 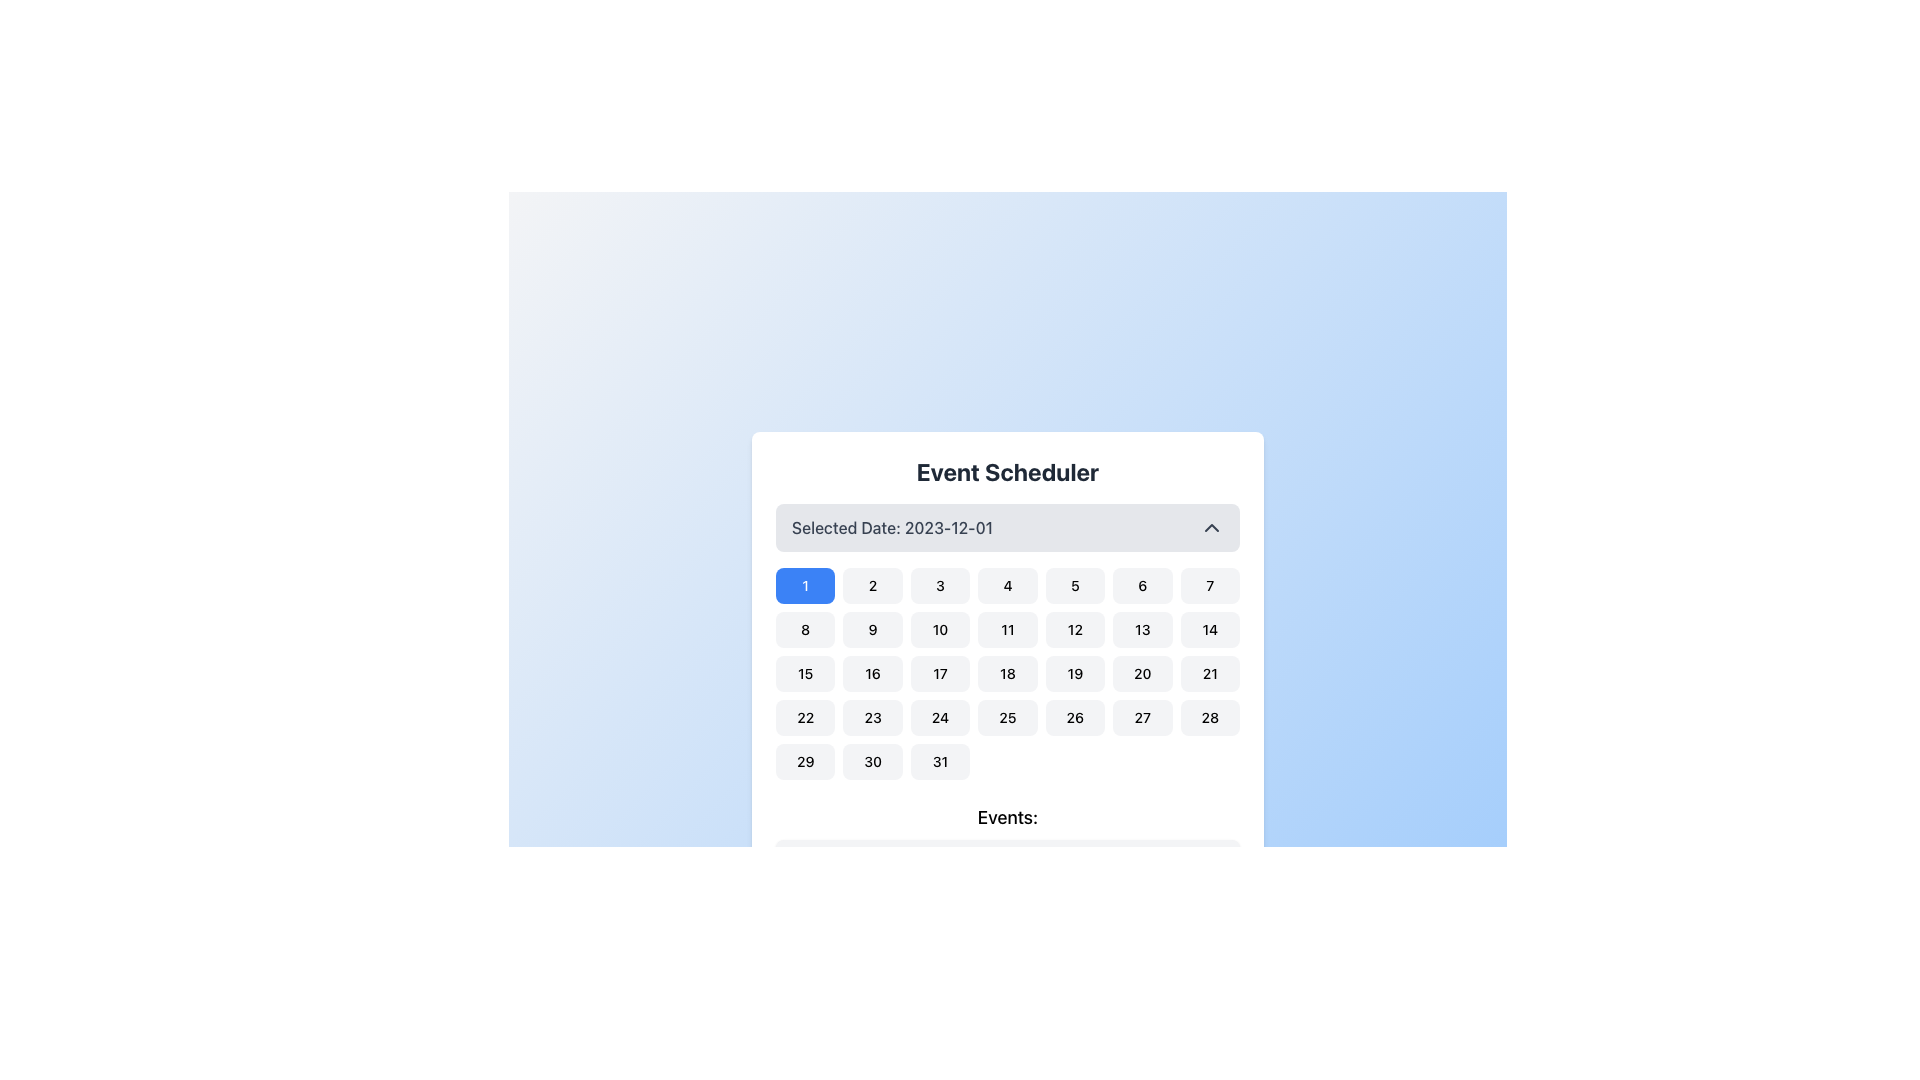 I want to click on the button displaying the date '18' in a calendar grid, located in the third row and fourth column, so click(x=1008, y=674).